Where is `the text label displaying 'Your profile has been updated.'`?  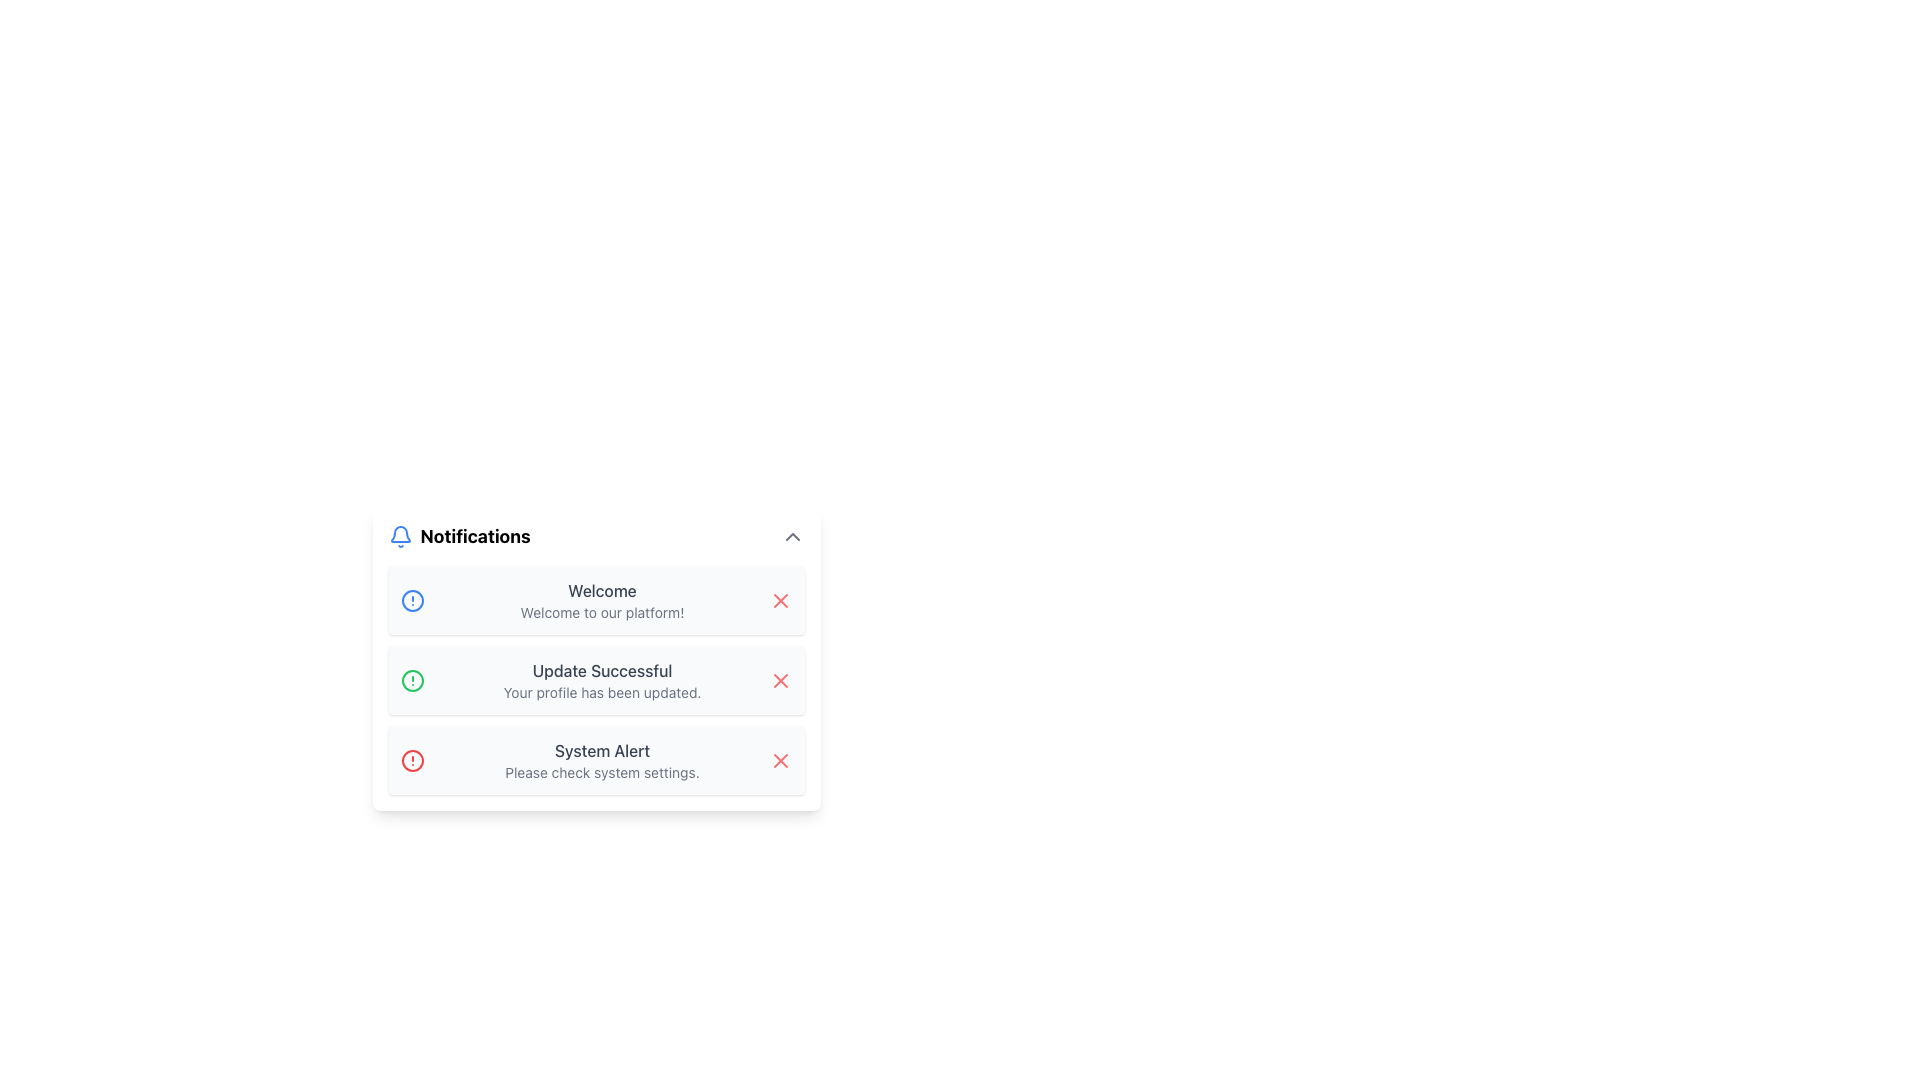 the text label displaying 'Your profile has been updated.' is located at coordinates (601, 692).